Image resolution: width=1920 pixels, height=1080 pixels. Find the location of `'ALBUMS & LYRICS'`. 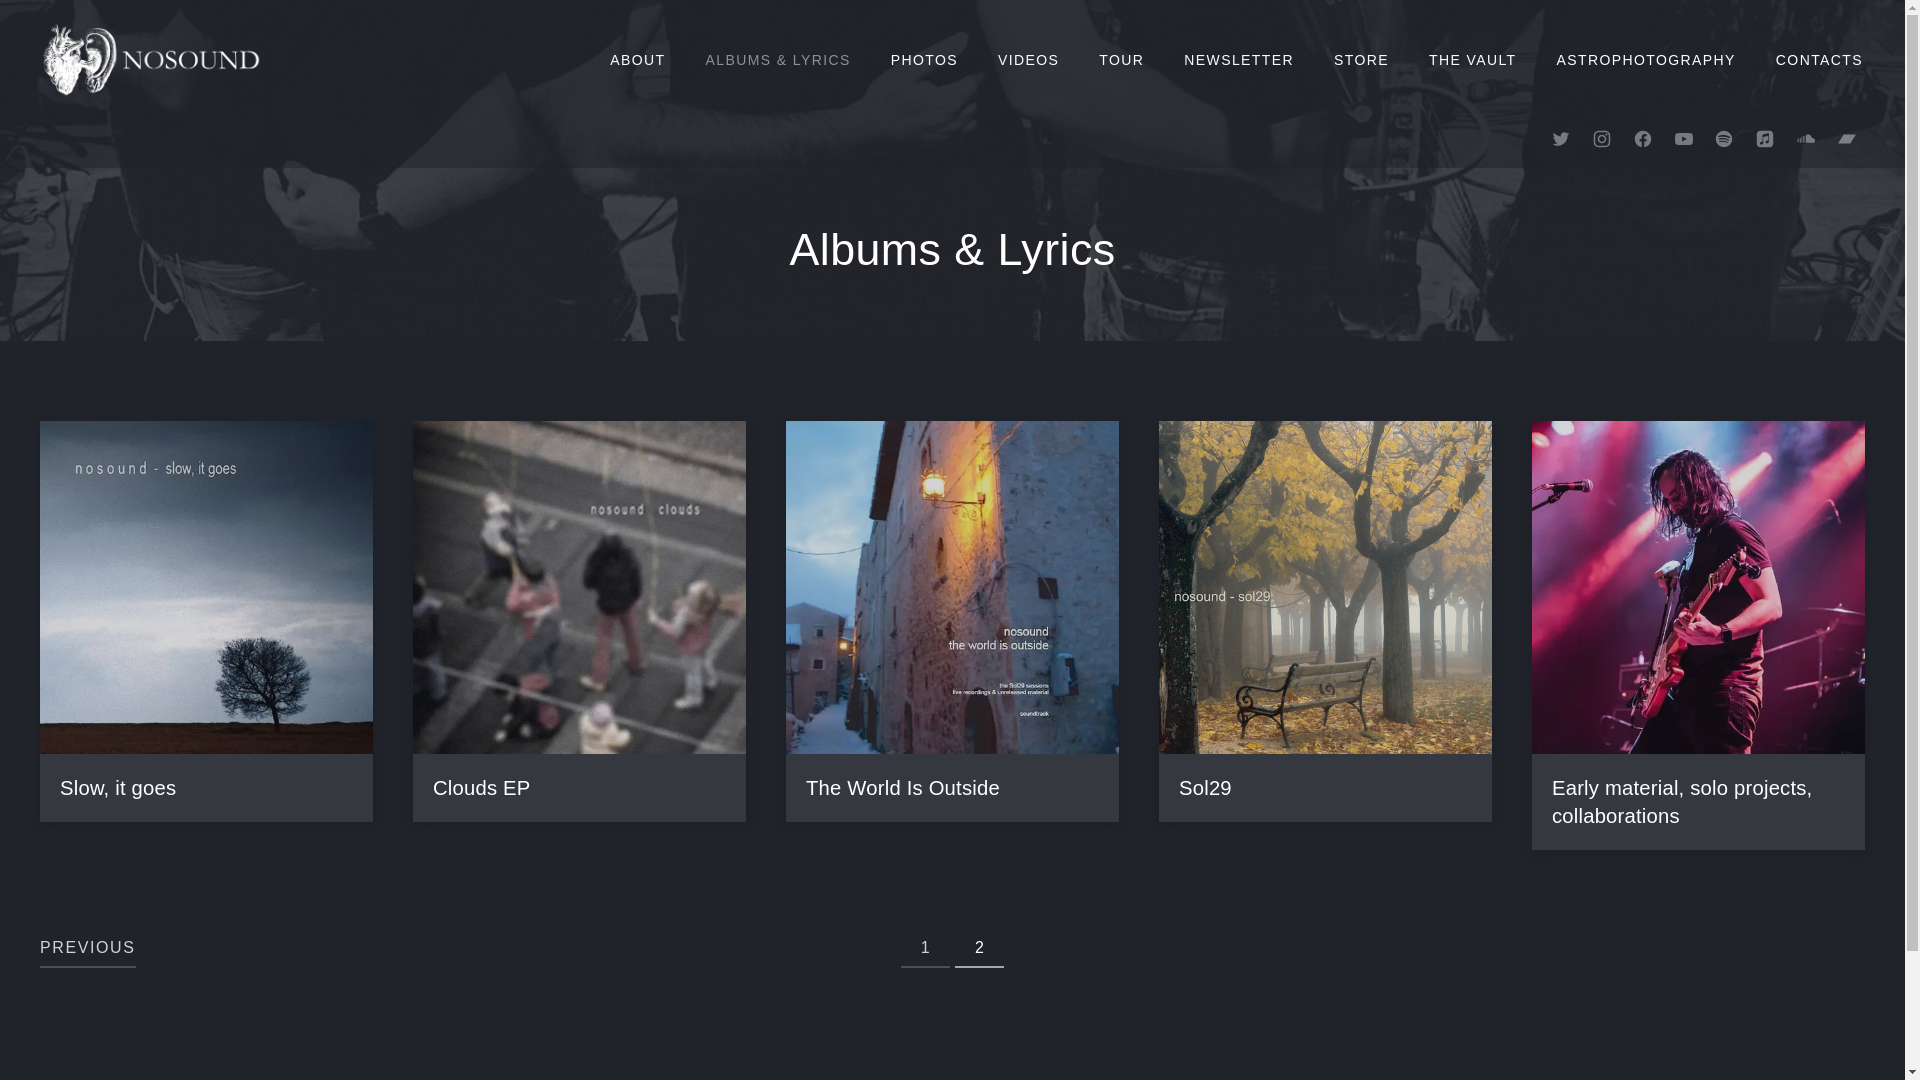

'ALBUMS & LYRICS' is located at coordinates (686, 59).